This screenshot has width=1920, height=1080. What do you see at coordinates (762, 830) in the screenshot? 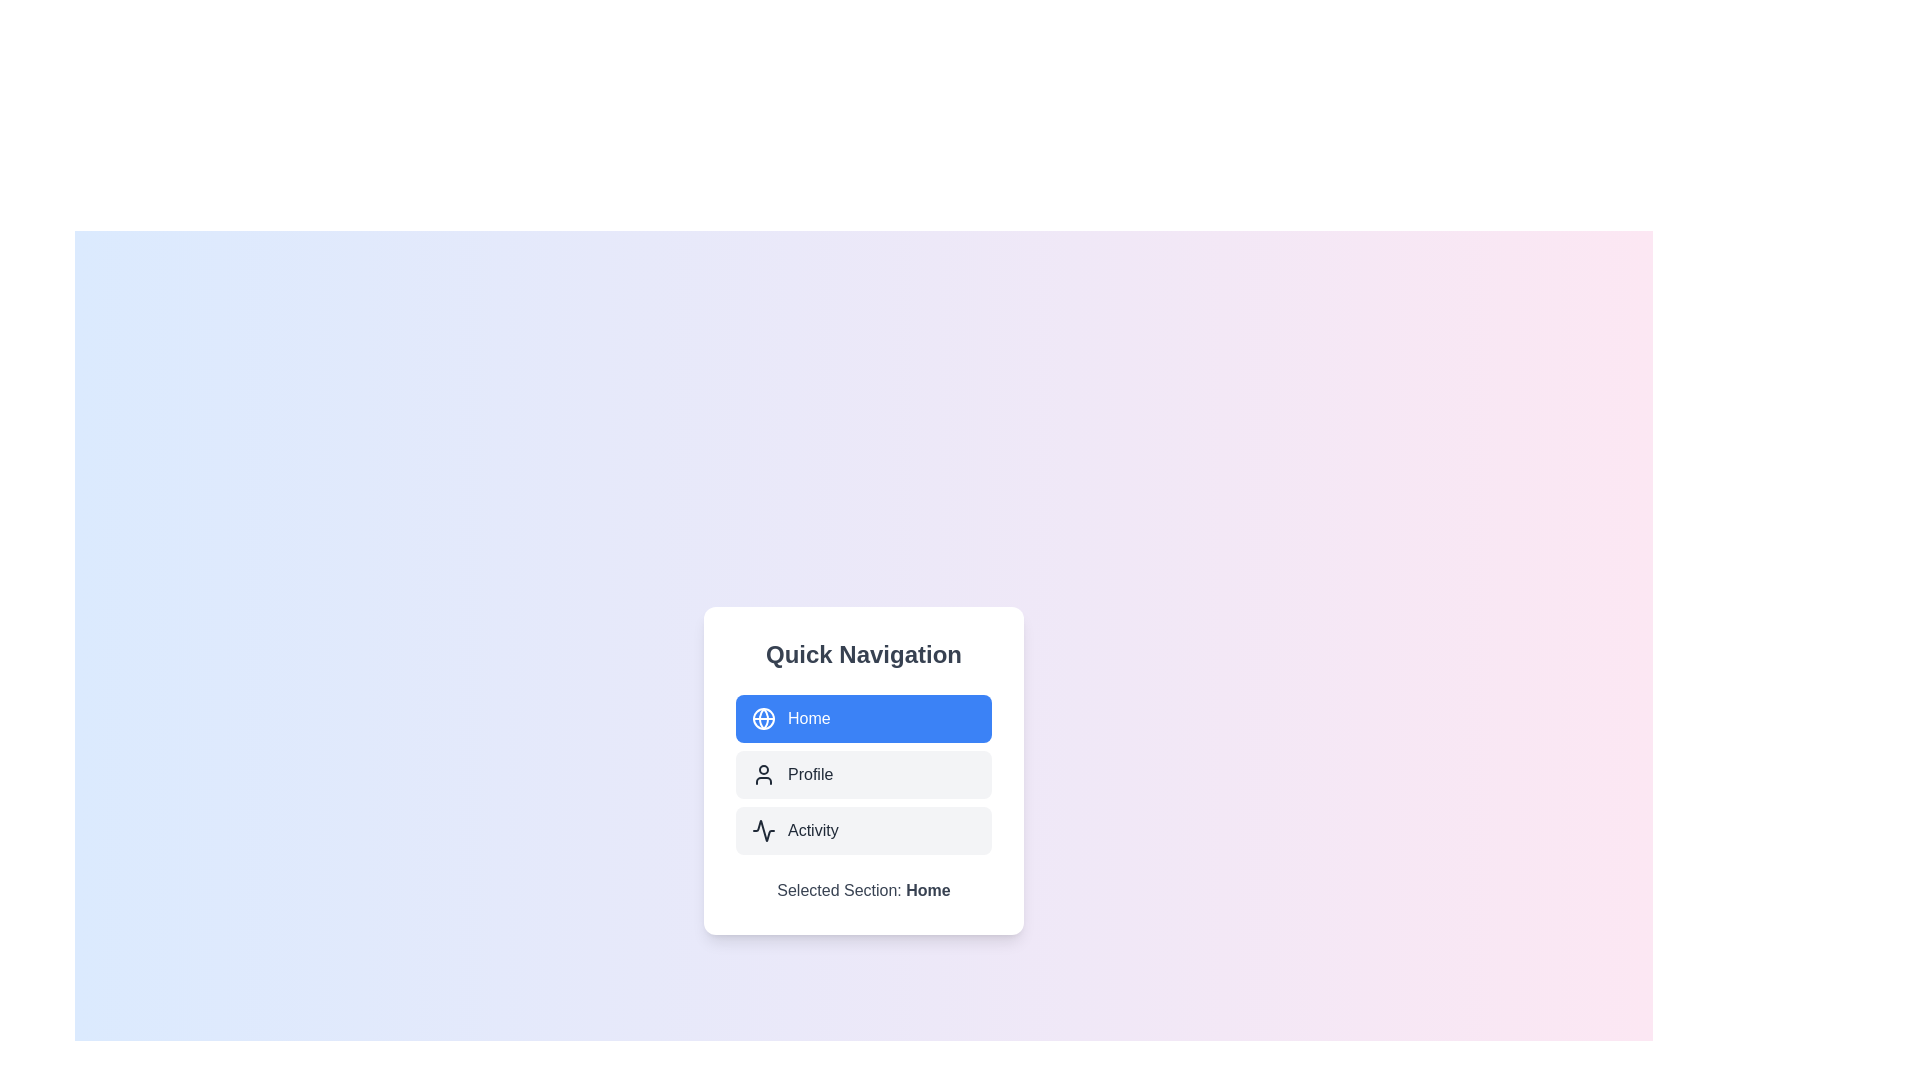
I see `the 'Activity' icon in the 'Quick Navigation' section` at bounding box center [762, 830].